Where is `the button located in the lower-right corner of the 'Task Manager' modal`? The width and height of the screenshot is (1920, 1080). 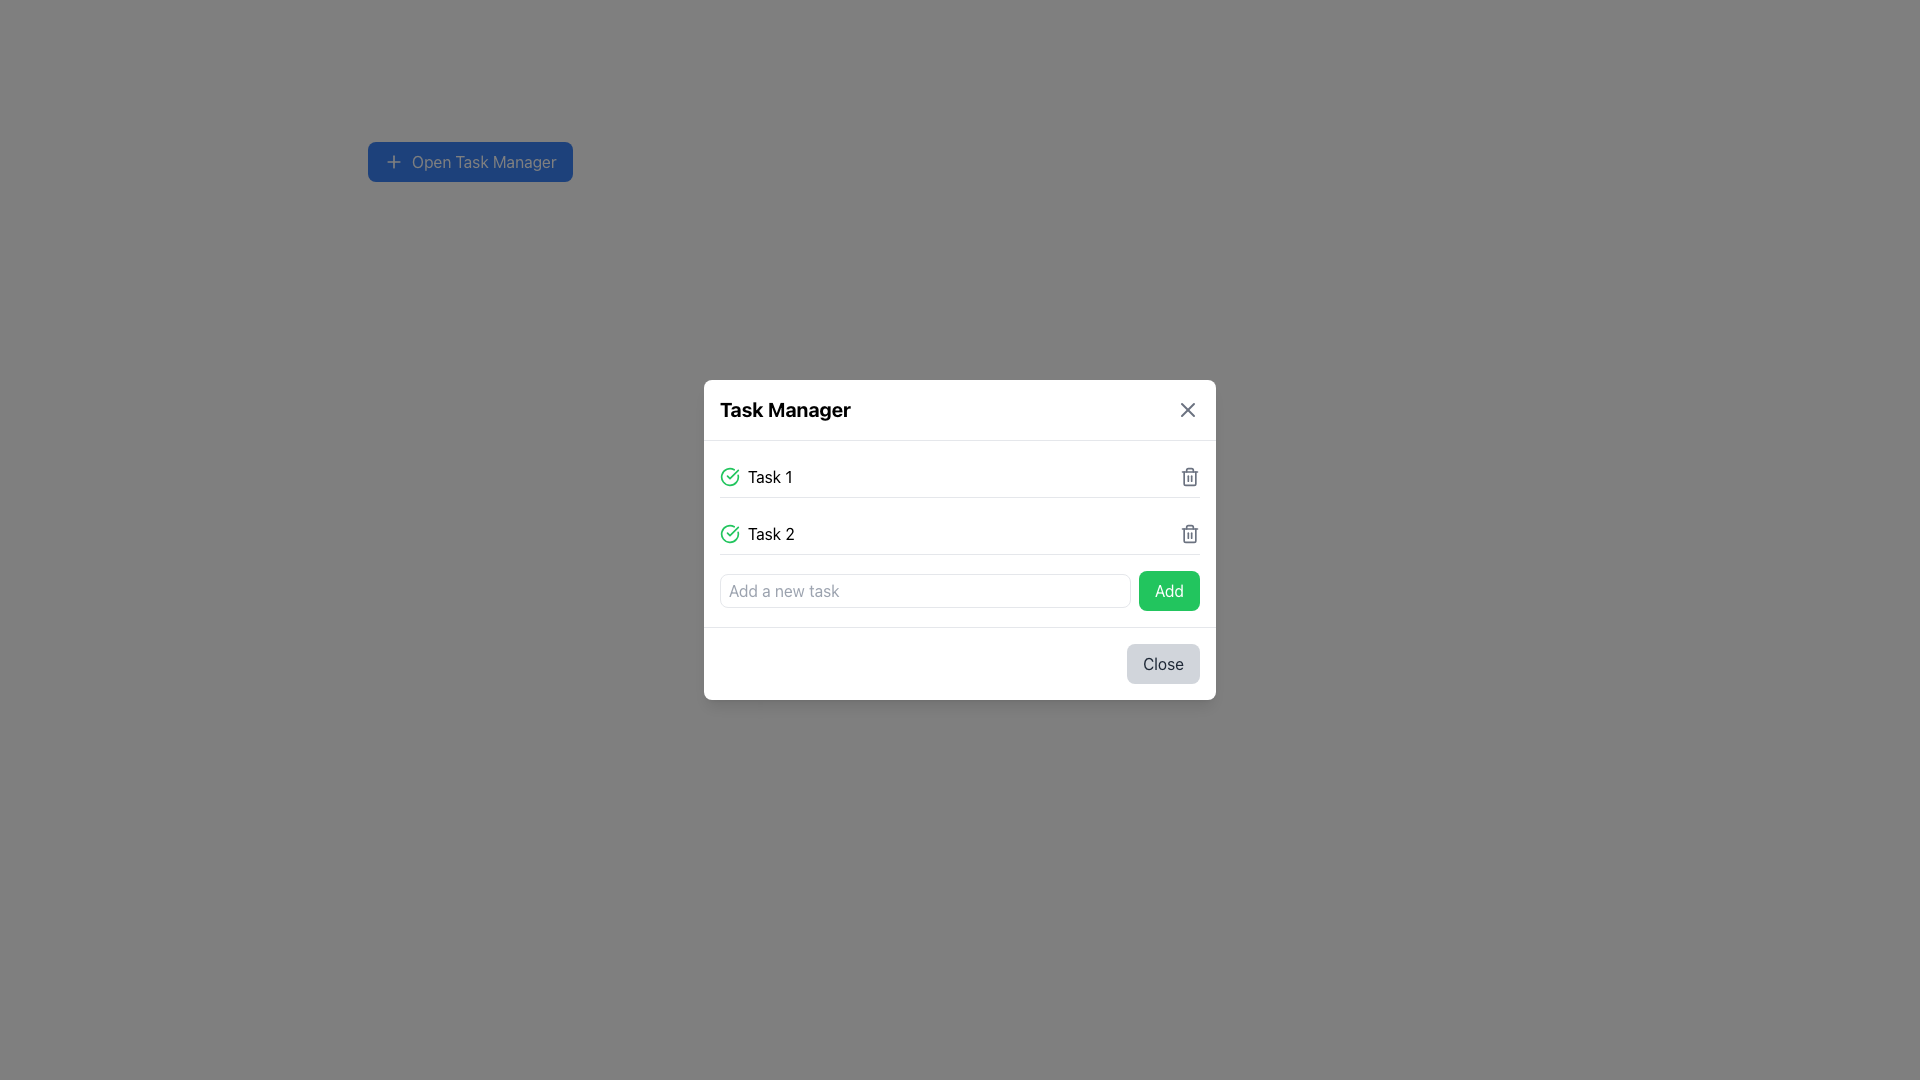 the button located in the lower-right corner of the 'Task Manager' modal is located at coordinates (1162, 663).